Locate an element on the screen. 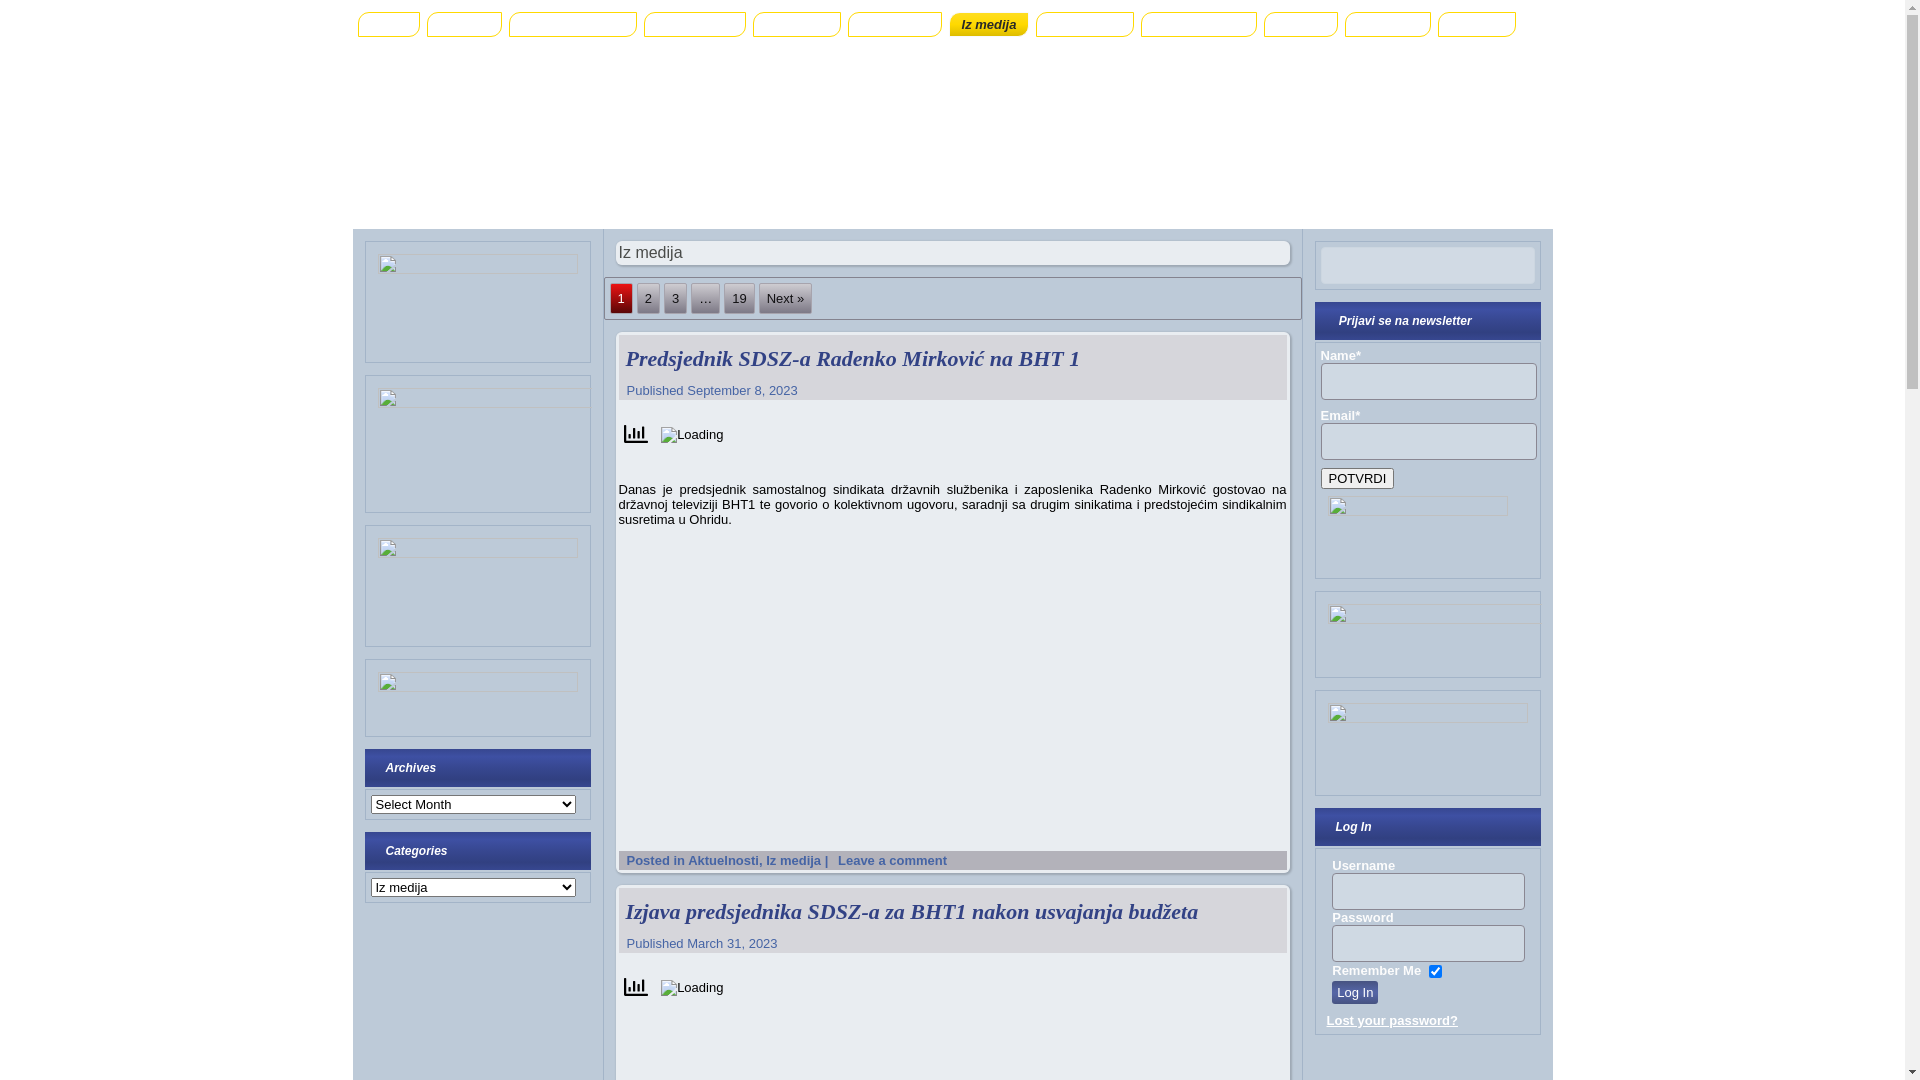 Image resolution: width=1920 pixels, height=1080 pixels. 'Iz medija' is located at coordinates (989, 24).